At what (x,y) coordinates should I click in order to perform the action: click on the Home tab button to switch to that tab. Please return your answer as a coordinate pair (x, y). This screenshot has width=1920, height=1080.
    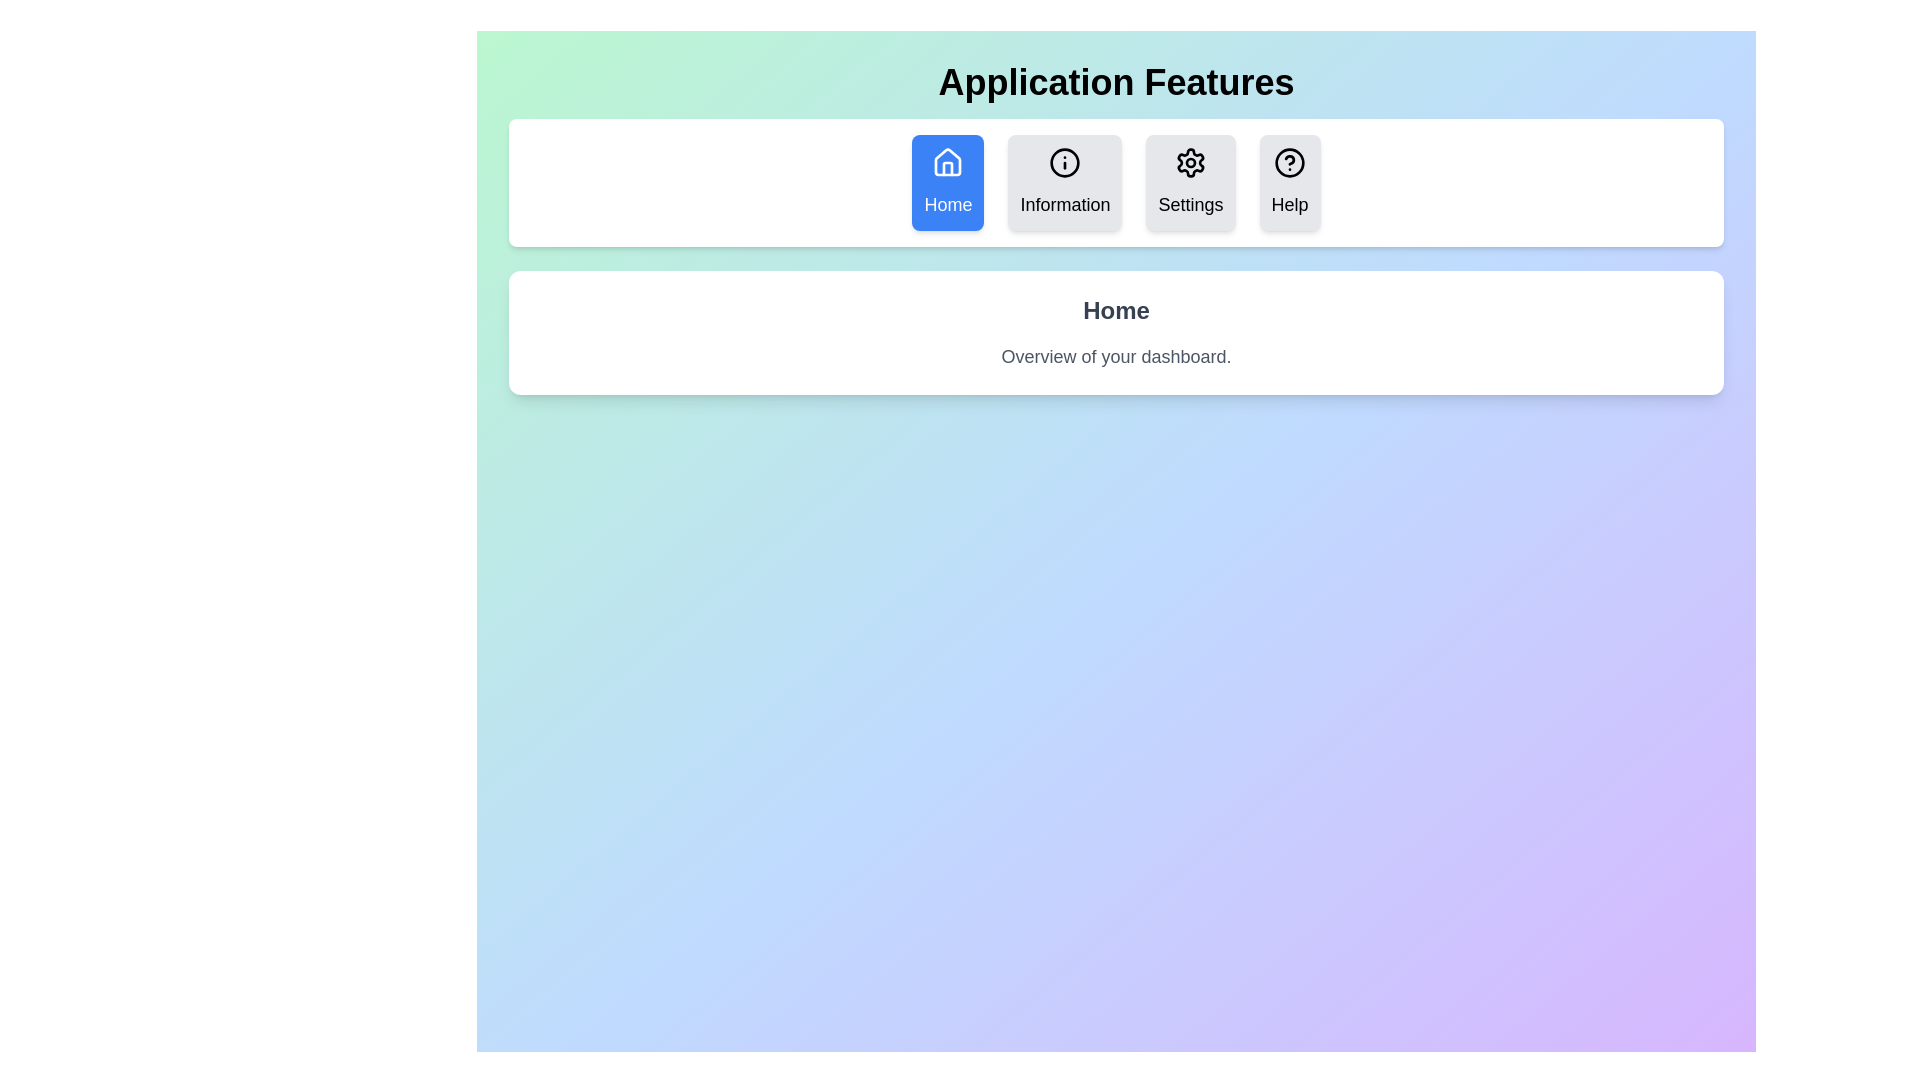
    Looking at the image, I should click on (947, 182).